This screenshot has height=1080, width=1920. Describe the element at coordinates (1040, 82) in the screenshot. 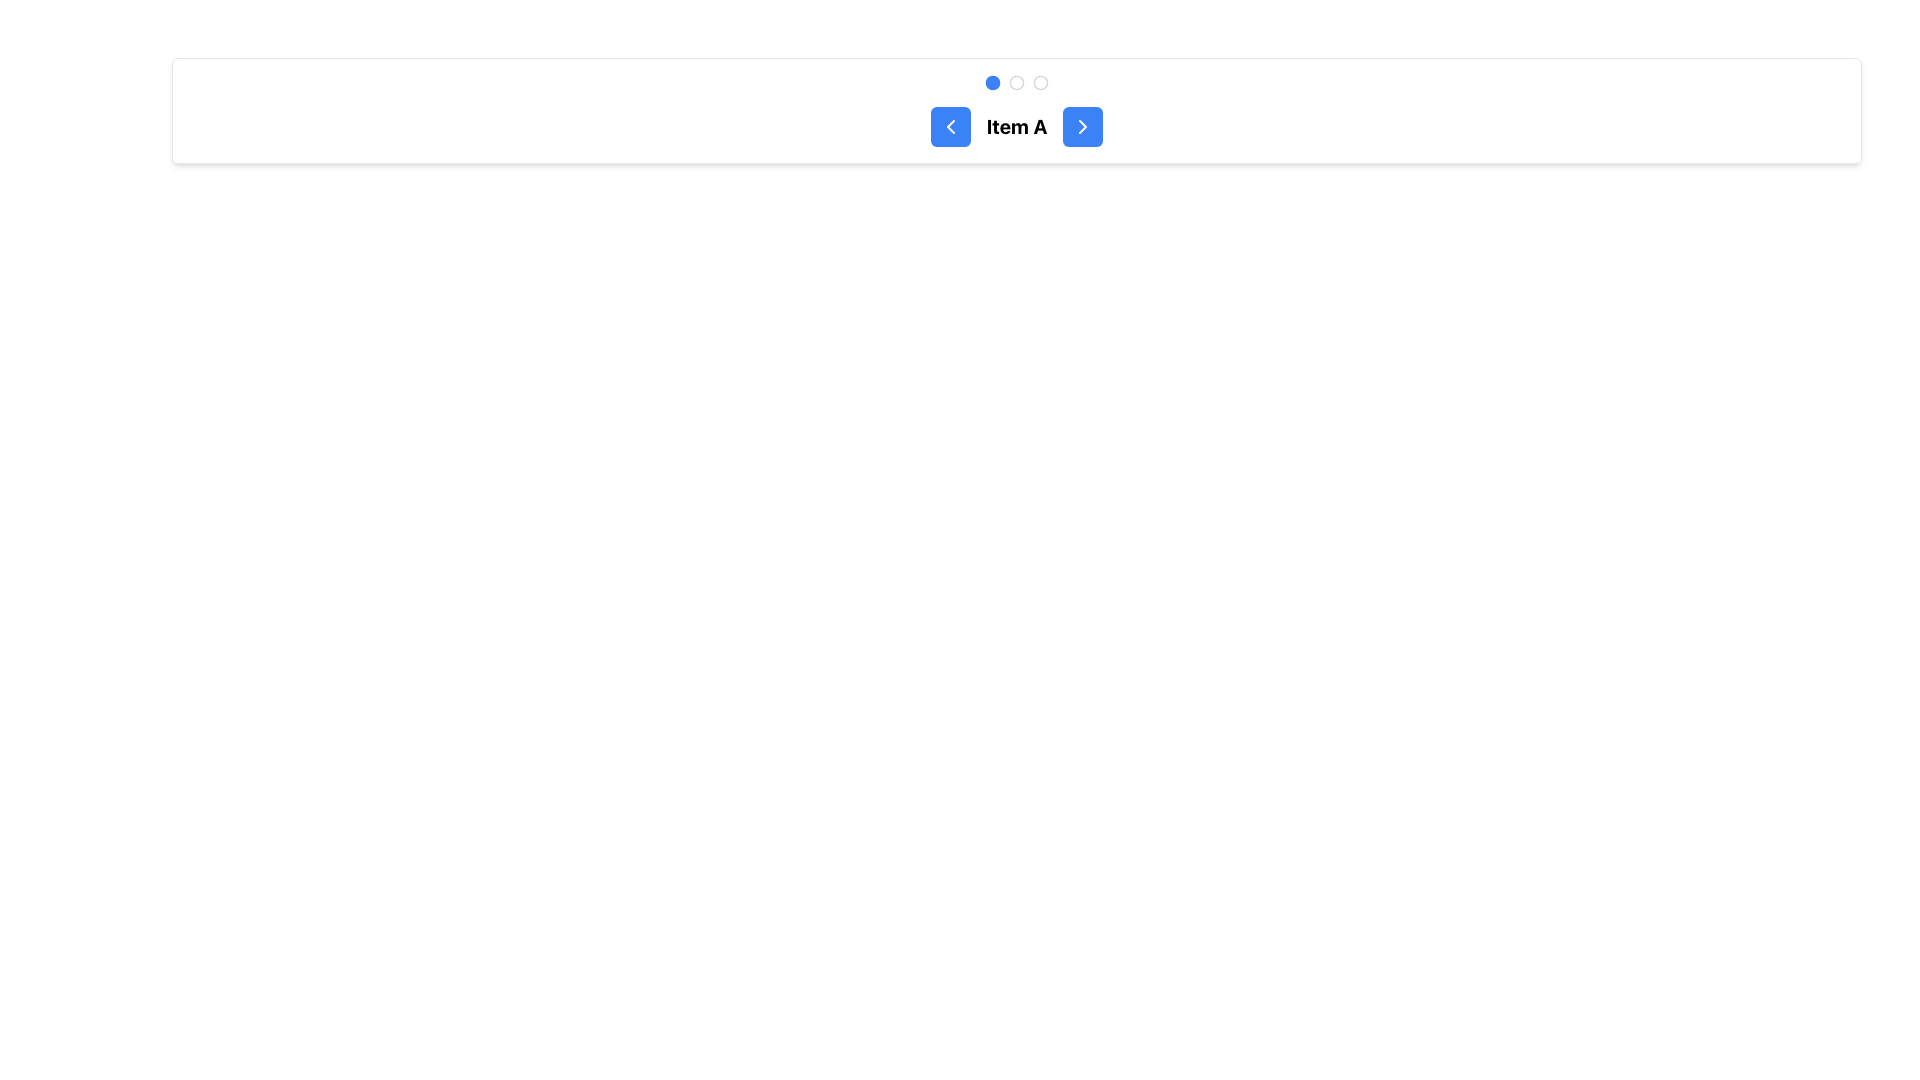

I see `the third circular indicator in the carousel pagination` at that location.